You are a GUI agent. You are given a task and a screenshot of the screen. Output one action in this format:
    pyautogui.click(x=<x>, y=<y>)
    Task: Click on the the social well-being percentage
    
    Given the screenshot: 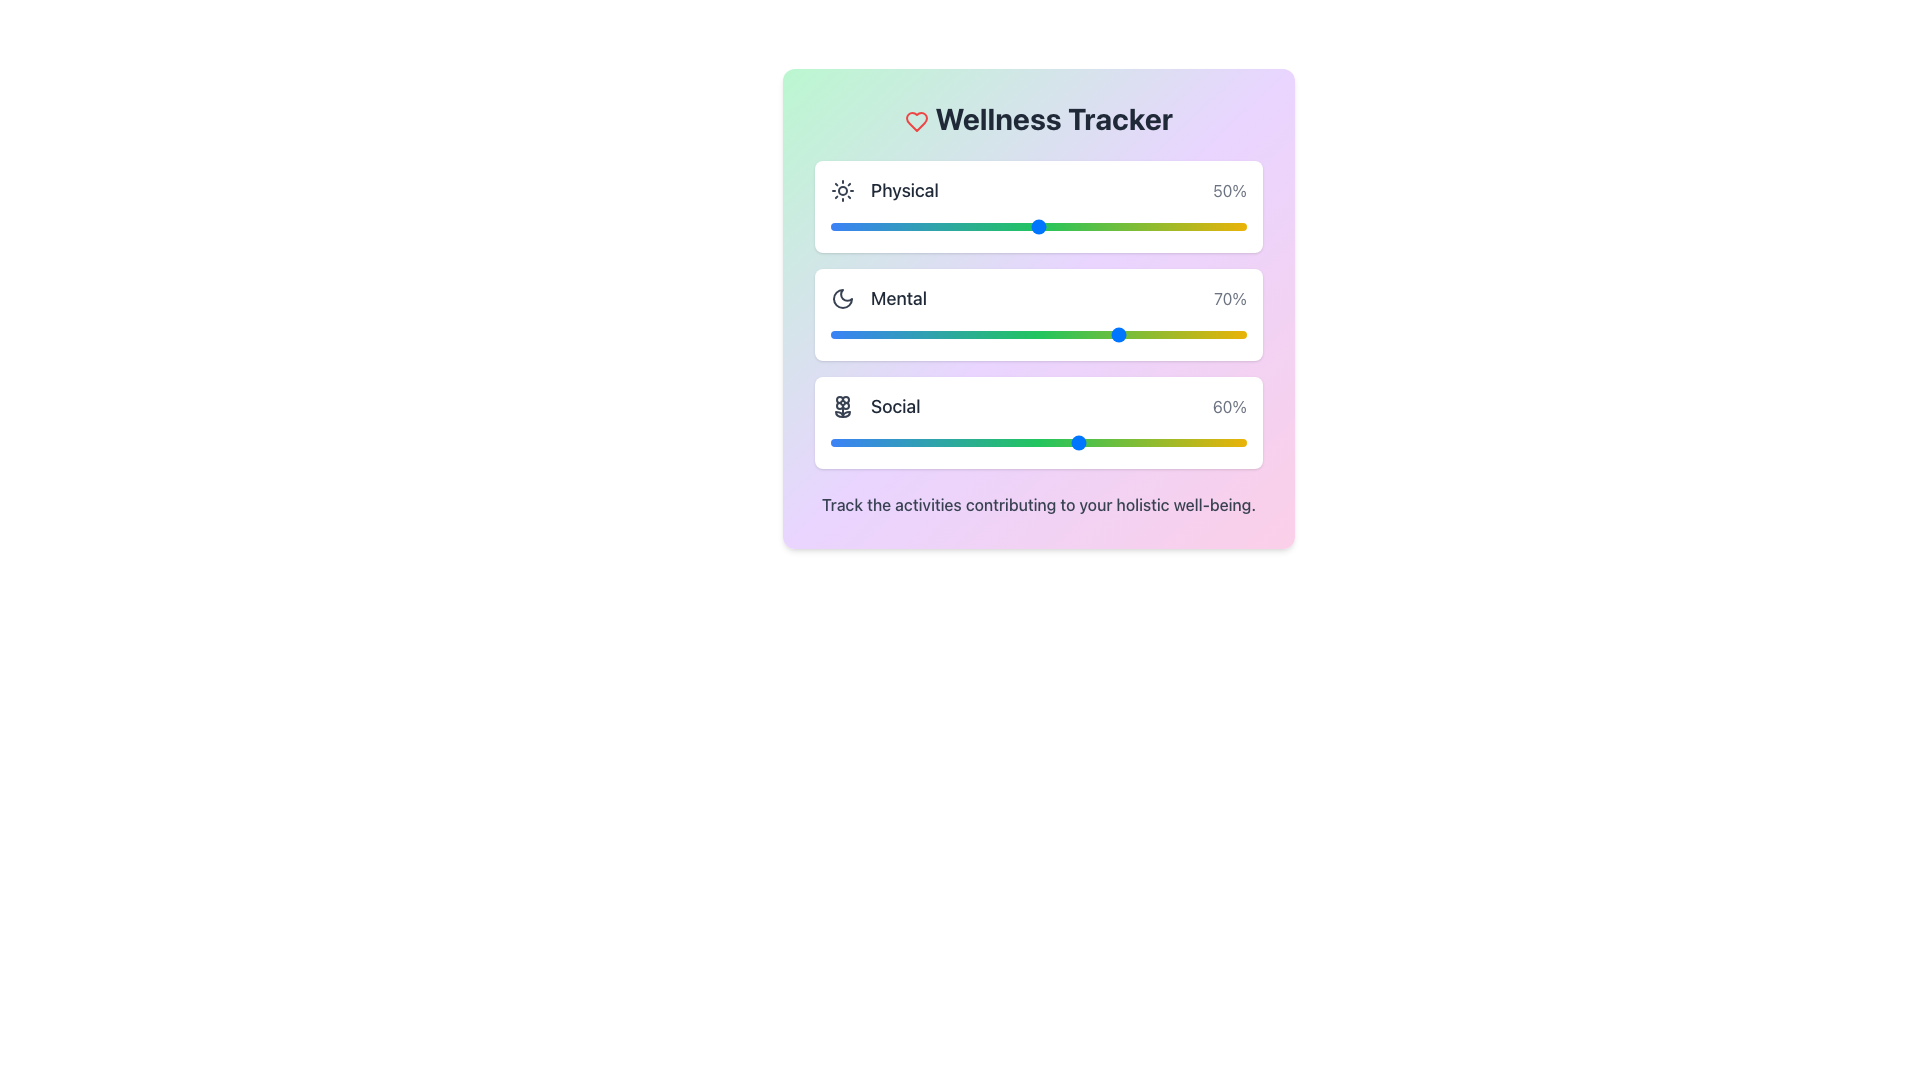 What is the action you would take?
    pyautogui.click(x=1050, y=442)
    